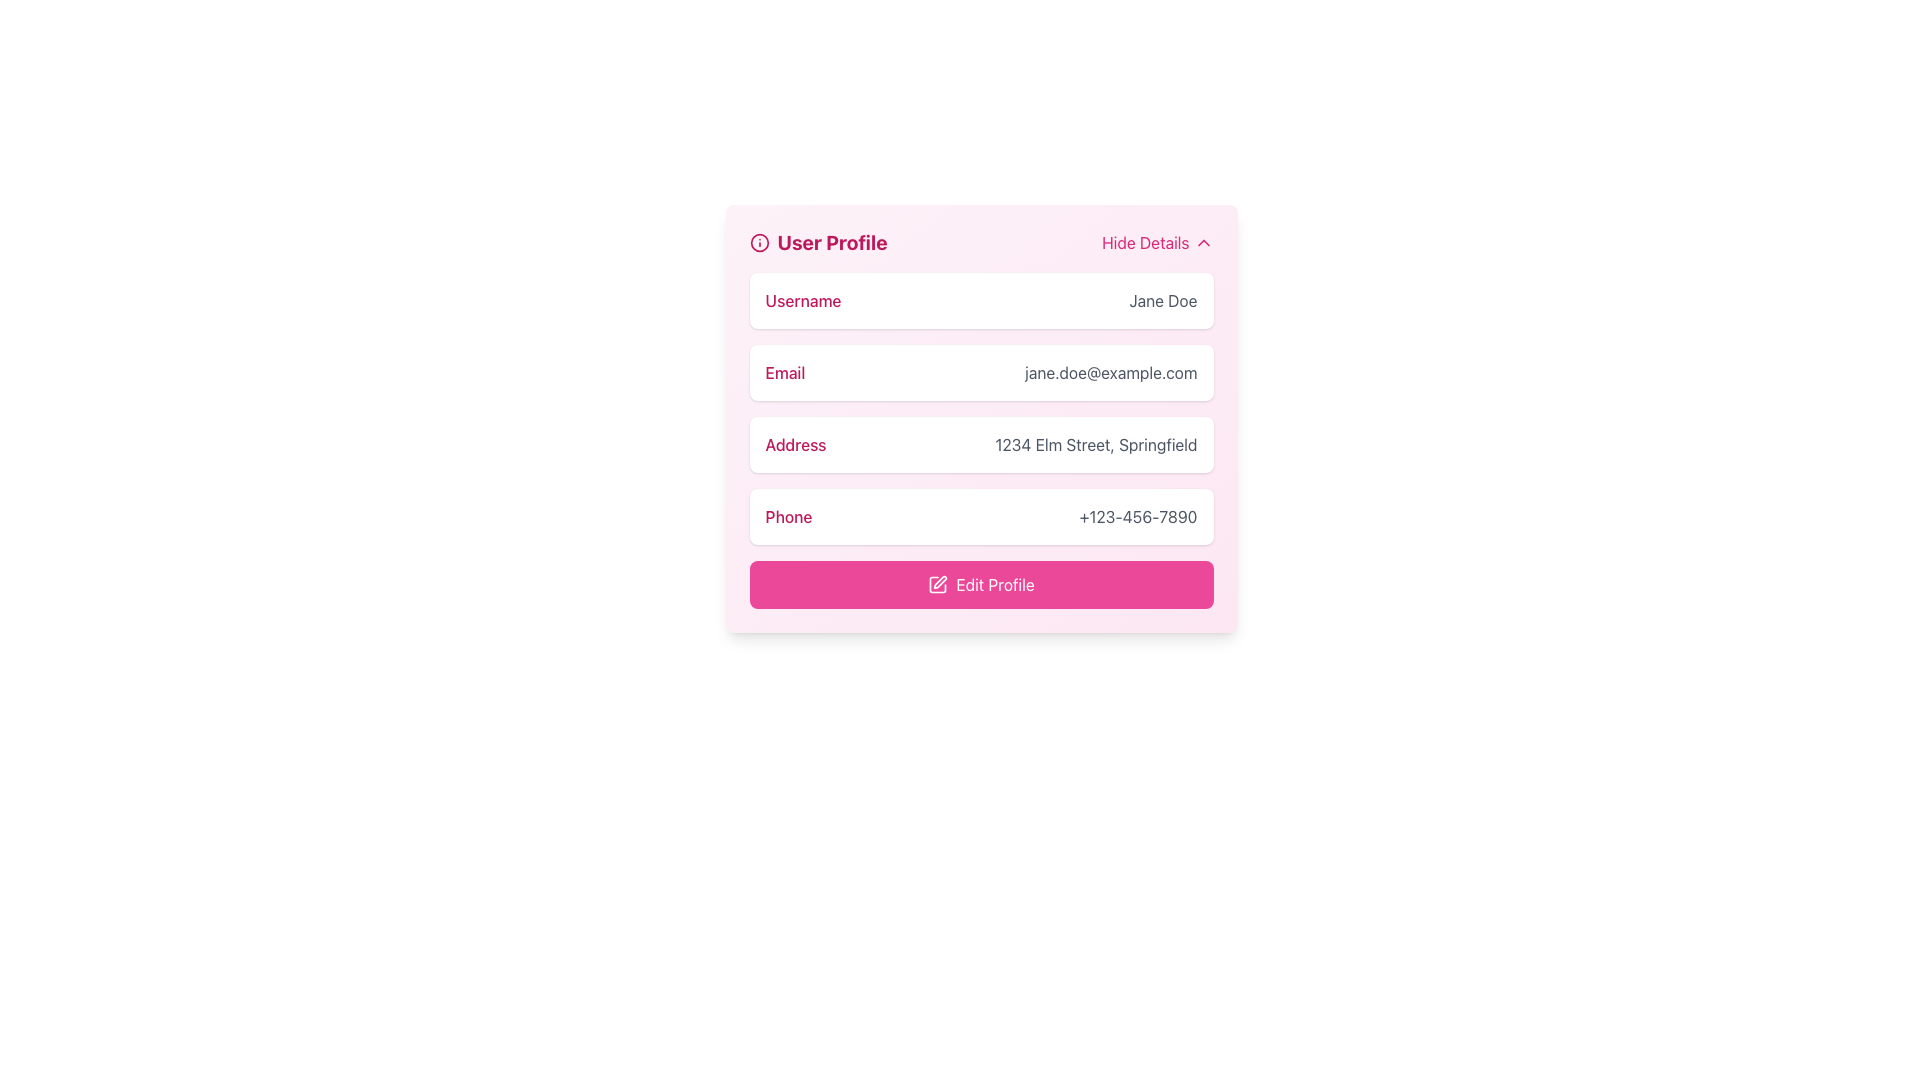  Describe the element at coordinates (1138, 515) in the screenshot. I see `the phone number text label '+123-456-7890' located in the lower-right corner of the user profile card` at that location.